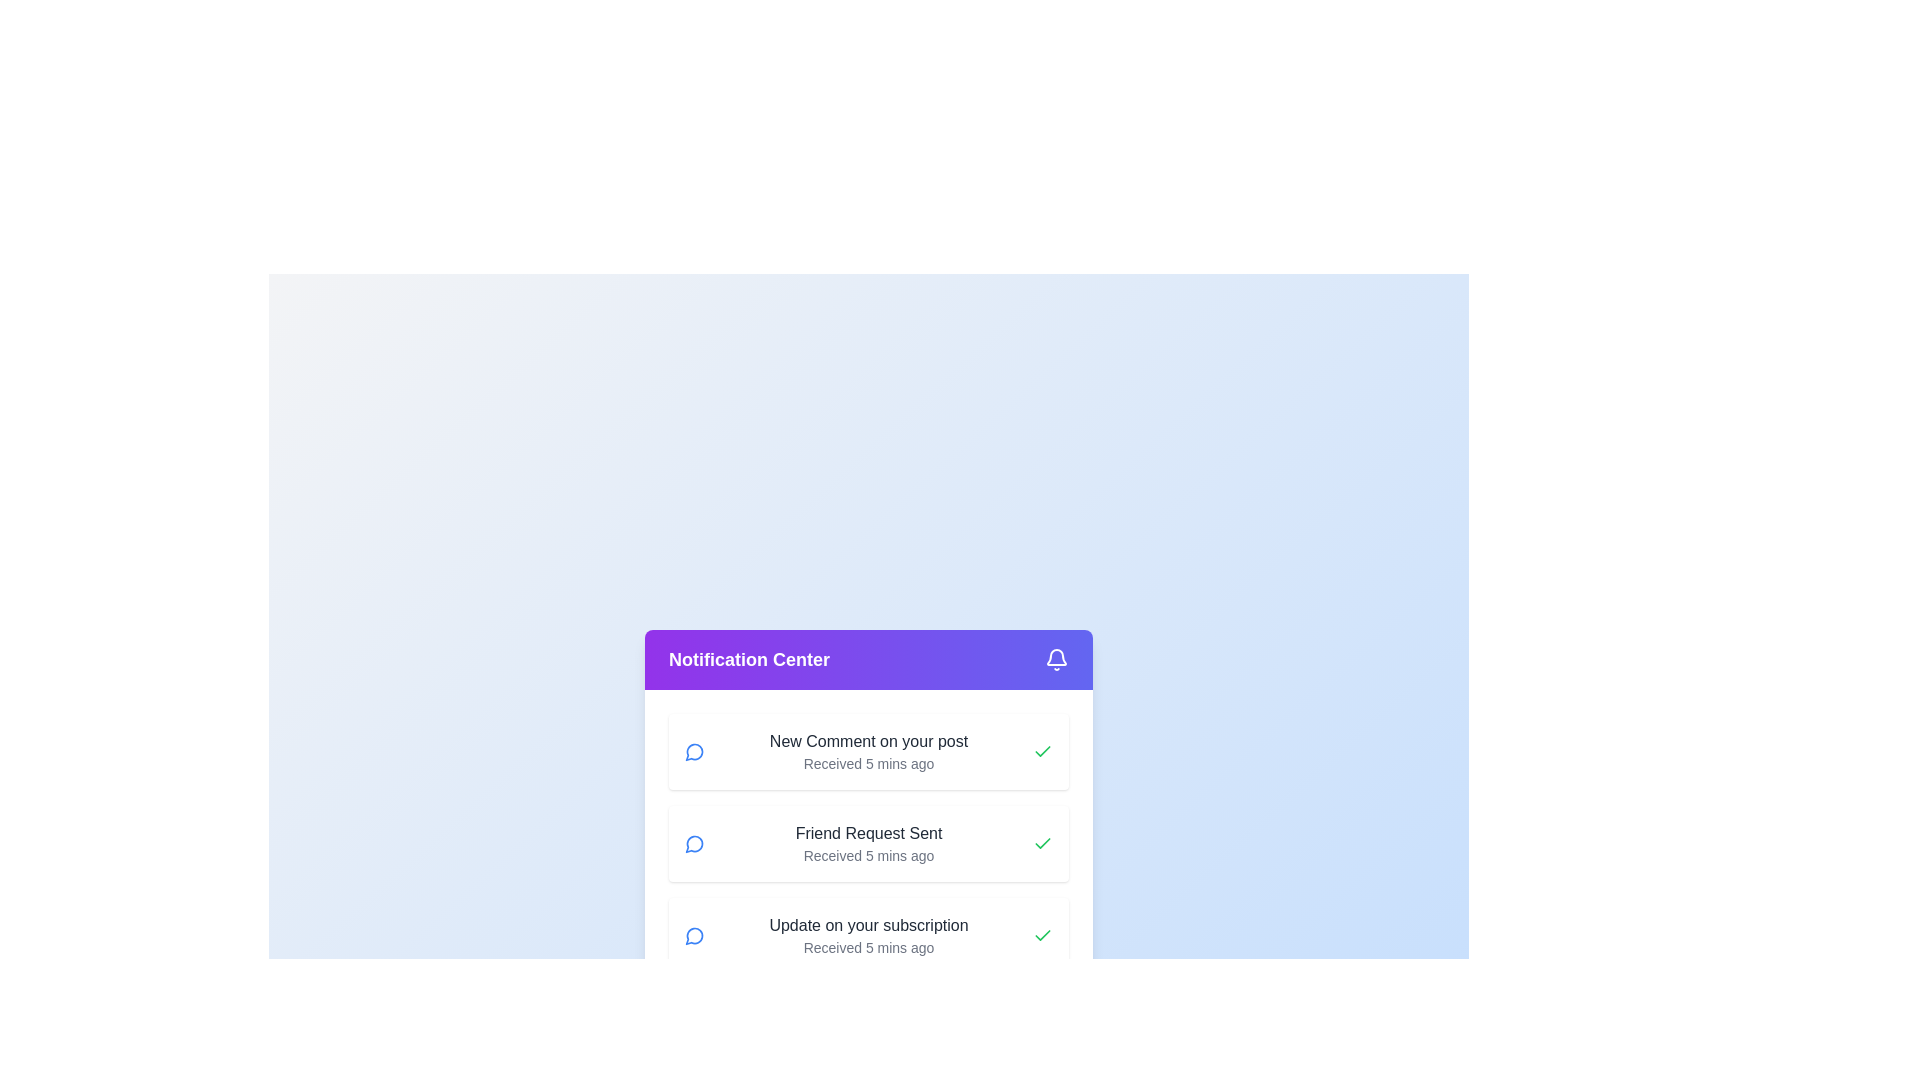  Describe the element at coordinates (1041, 936) in the screenshot. I see `the notification indicated by the icon located at the far-right side of the third notification entry titled 'Update on your subscription'` at that location.